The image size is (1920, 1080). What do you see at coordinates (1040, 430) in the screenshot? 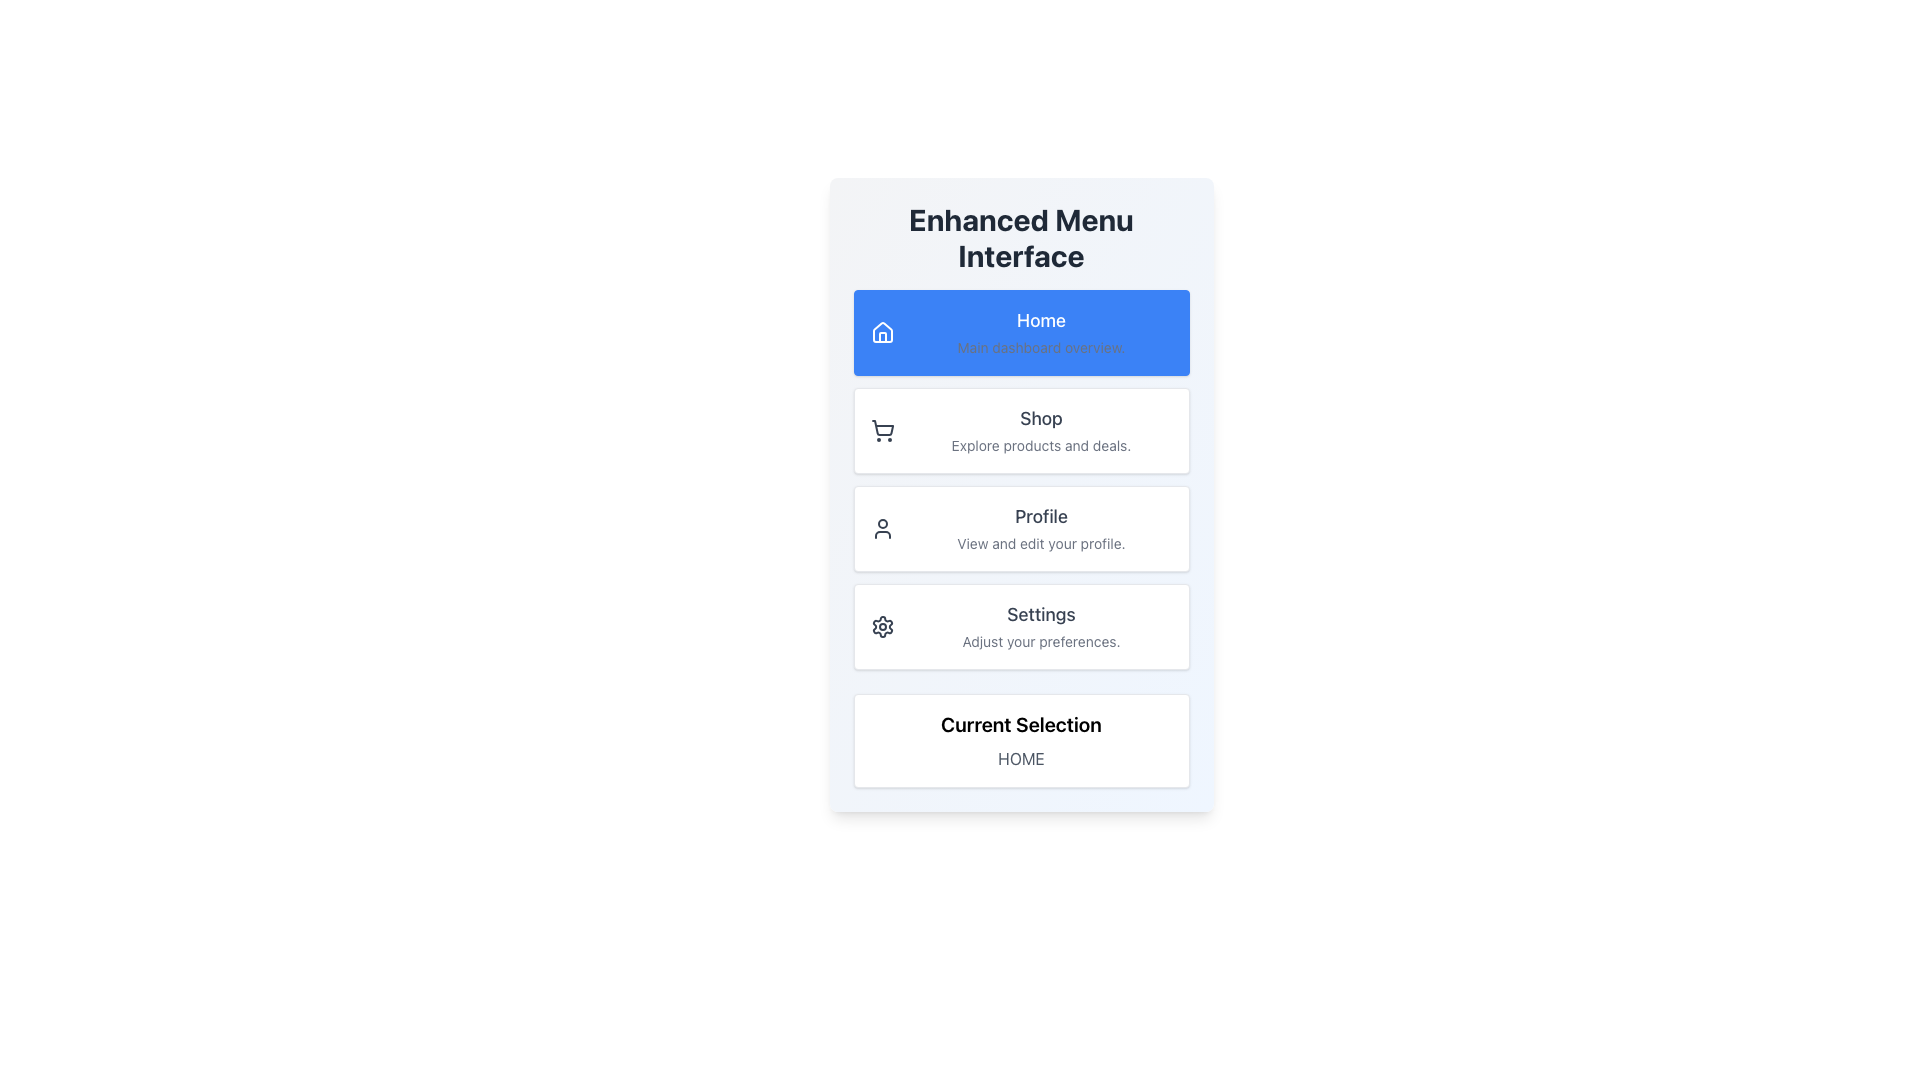
I see `the 'Shop' text label, which features a bold title and a gray subtitle, positioned between the 'Home' and 'Profile' sections in the vertical menu layout` at bounding box center [1040, 430].